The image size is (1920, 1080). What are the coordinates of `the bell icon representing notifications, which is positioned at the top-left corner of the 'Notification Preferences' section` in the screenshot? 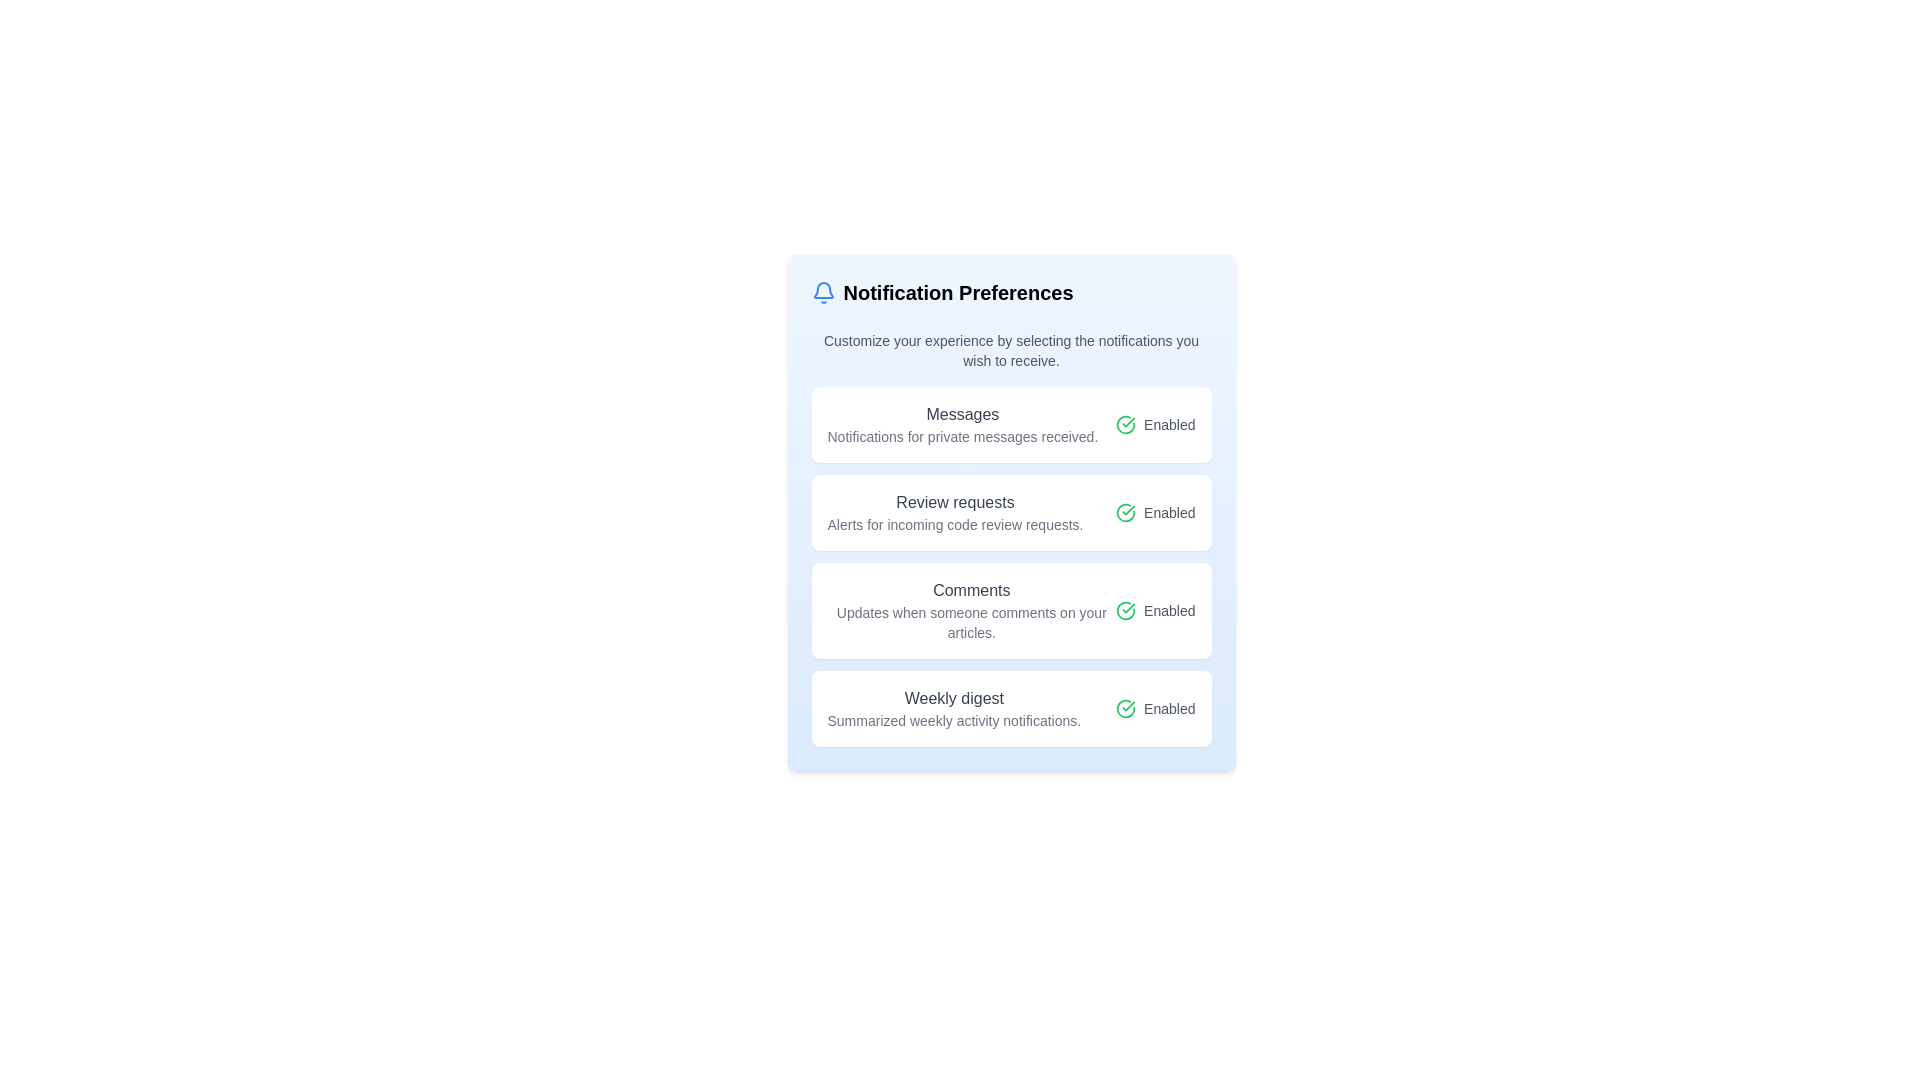 It's located at (823, 293).